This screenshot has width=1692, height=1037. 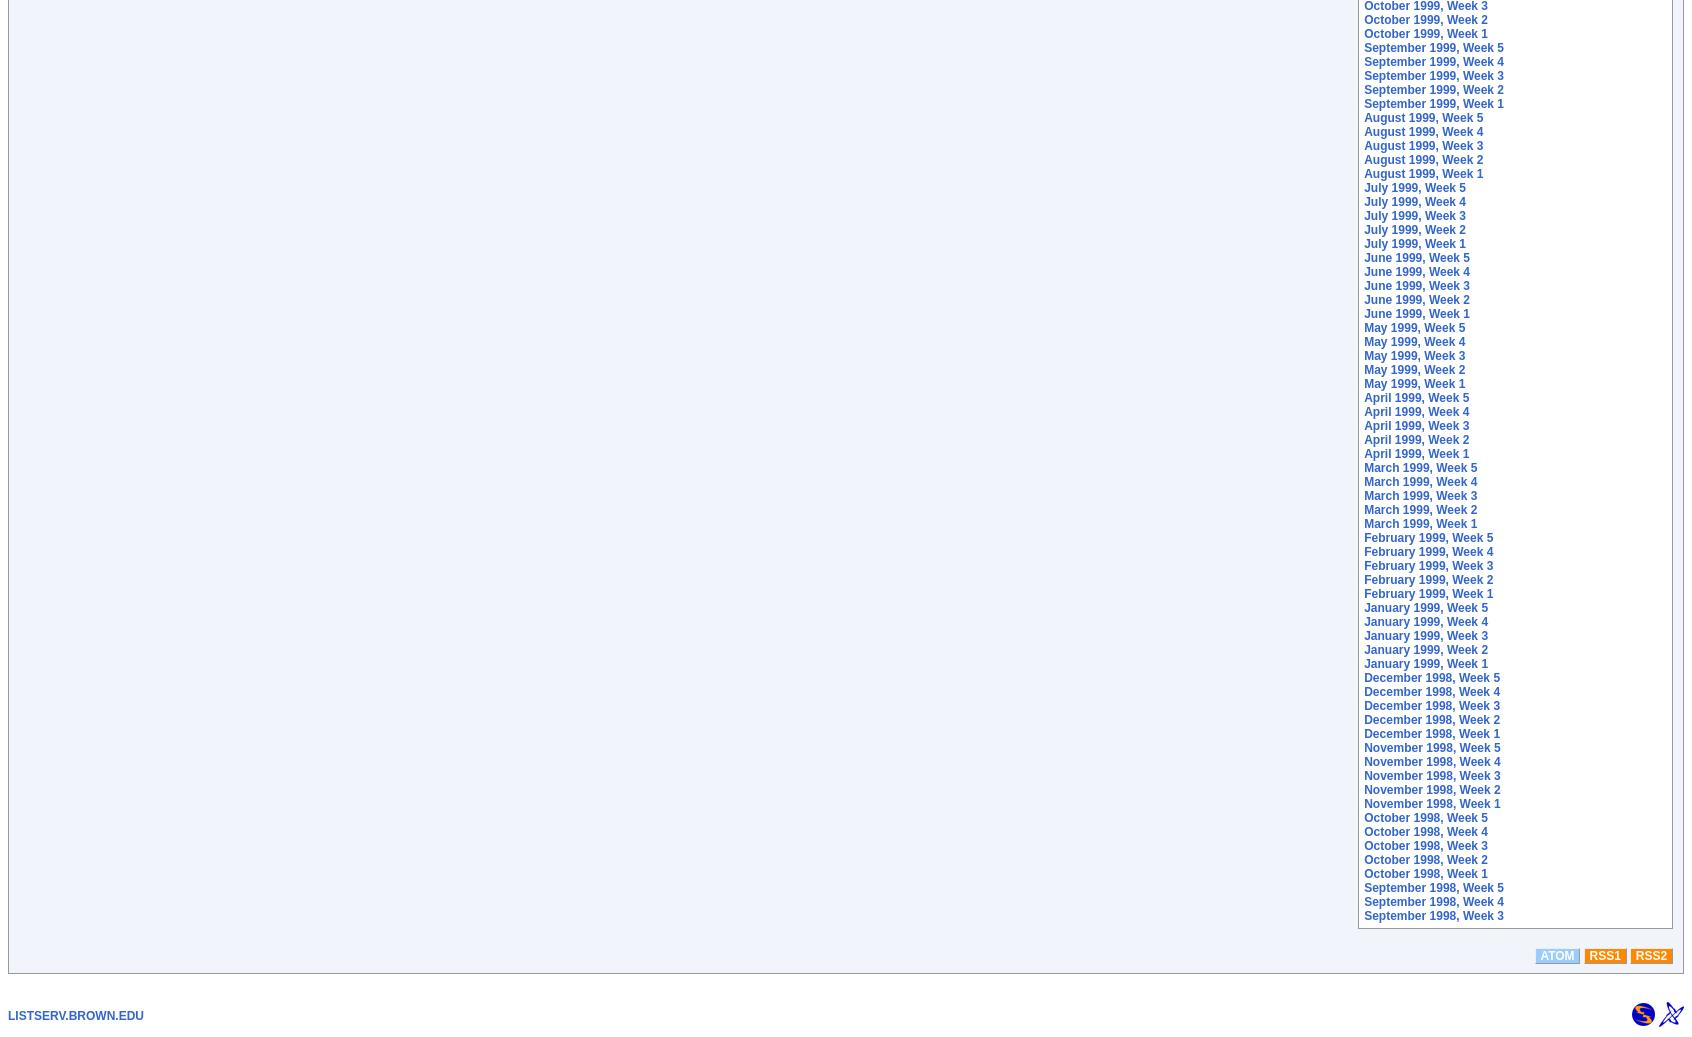 What do you see at coordinates (1413, 383) in the screenshot?
I see `'May 1999, Week 1'` at bounding box center [1413, 383].